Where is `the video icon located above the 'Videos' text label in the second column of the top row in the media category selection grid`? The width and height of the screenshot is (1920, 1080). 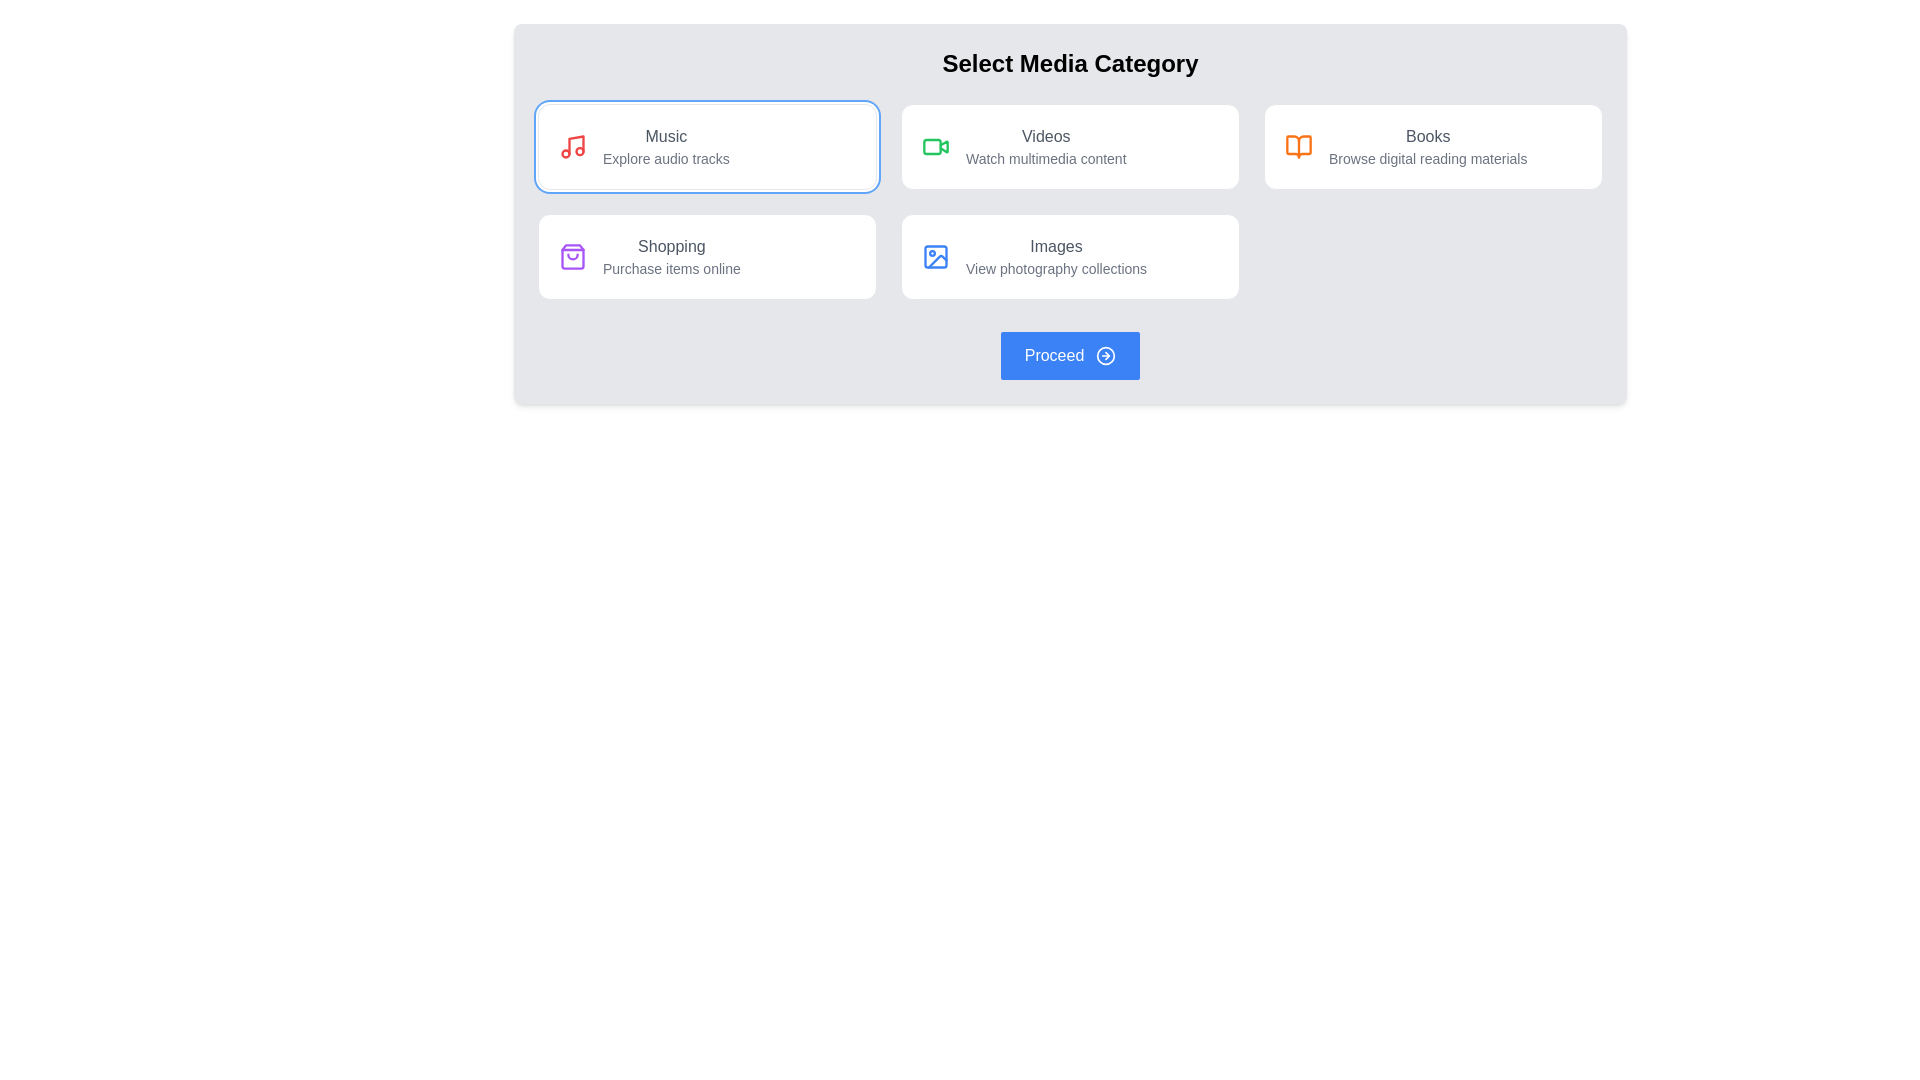 the video icon located above the 'Videos' text label in the second column of the top row in the media category selection grid is located at coordinates (931, 145).